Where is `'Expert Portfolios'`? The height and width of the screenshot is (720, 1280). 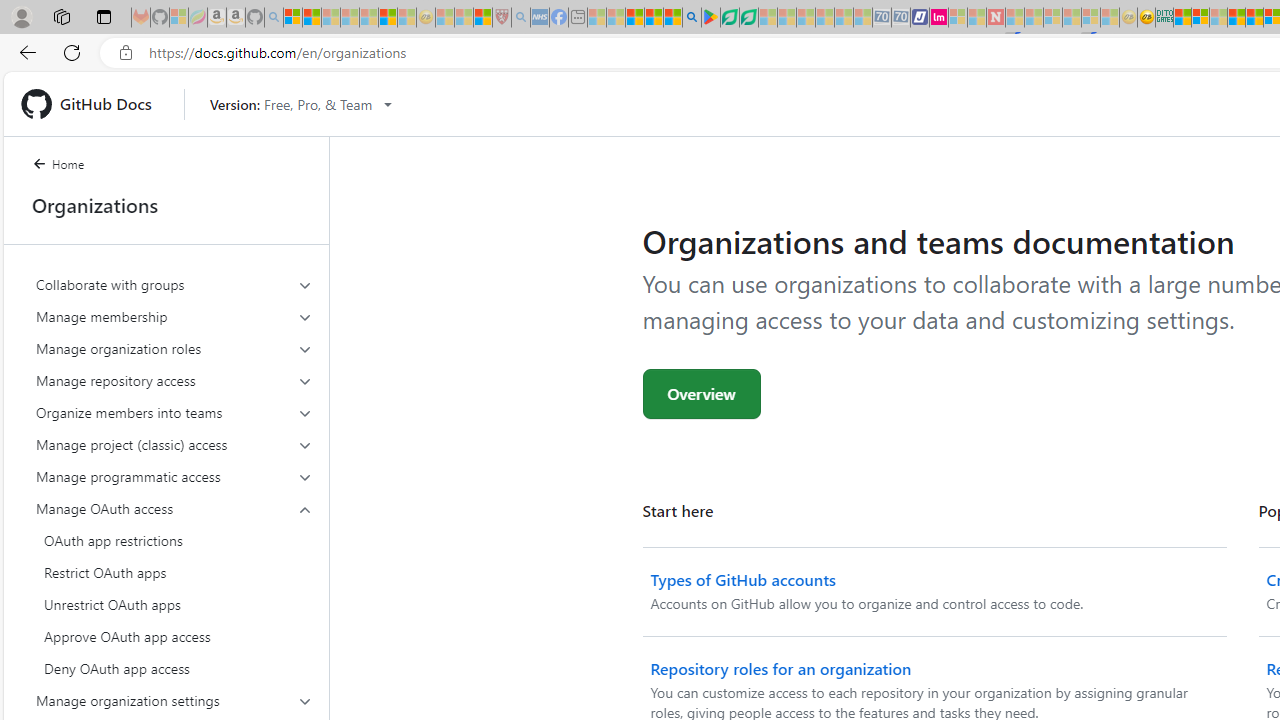 'Expert Portfolios' is located at coordinates (1235, 17).